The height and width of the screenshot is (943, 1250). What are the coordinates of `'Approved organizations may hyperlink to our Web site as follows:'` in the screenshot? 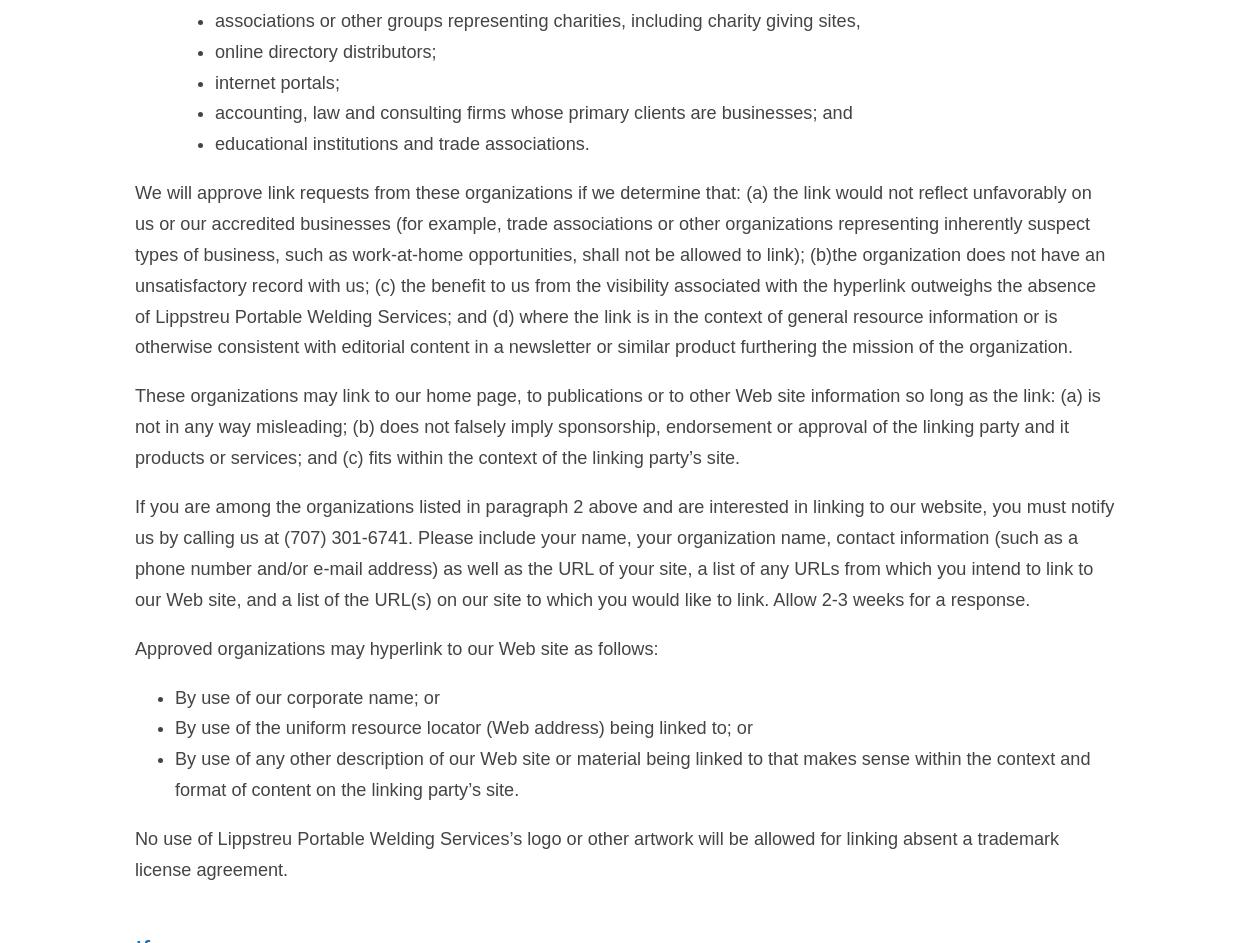 It's located at (396, 648).